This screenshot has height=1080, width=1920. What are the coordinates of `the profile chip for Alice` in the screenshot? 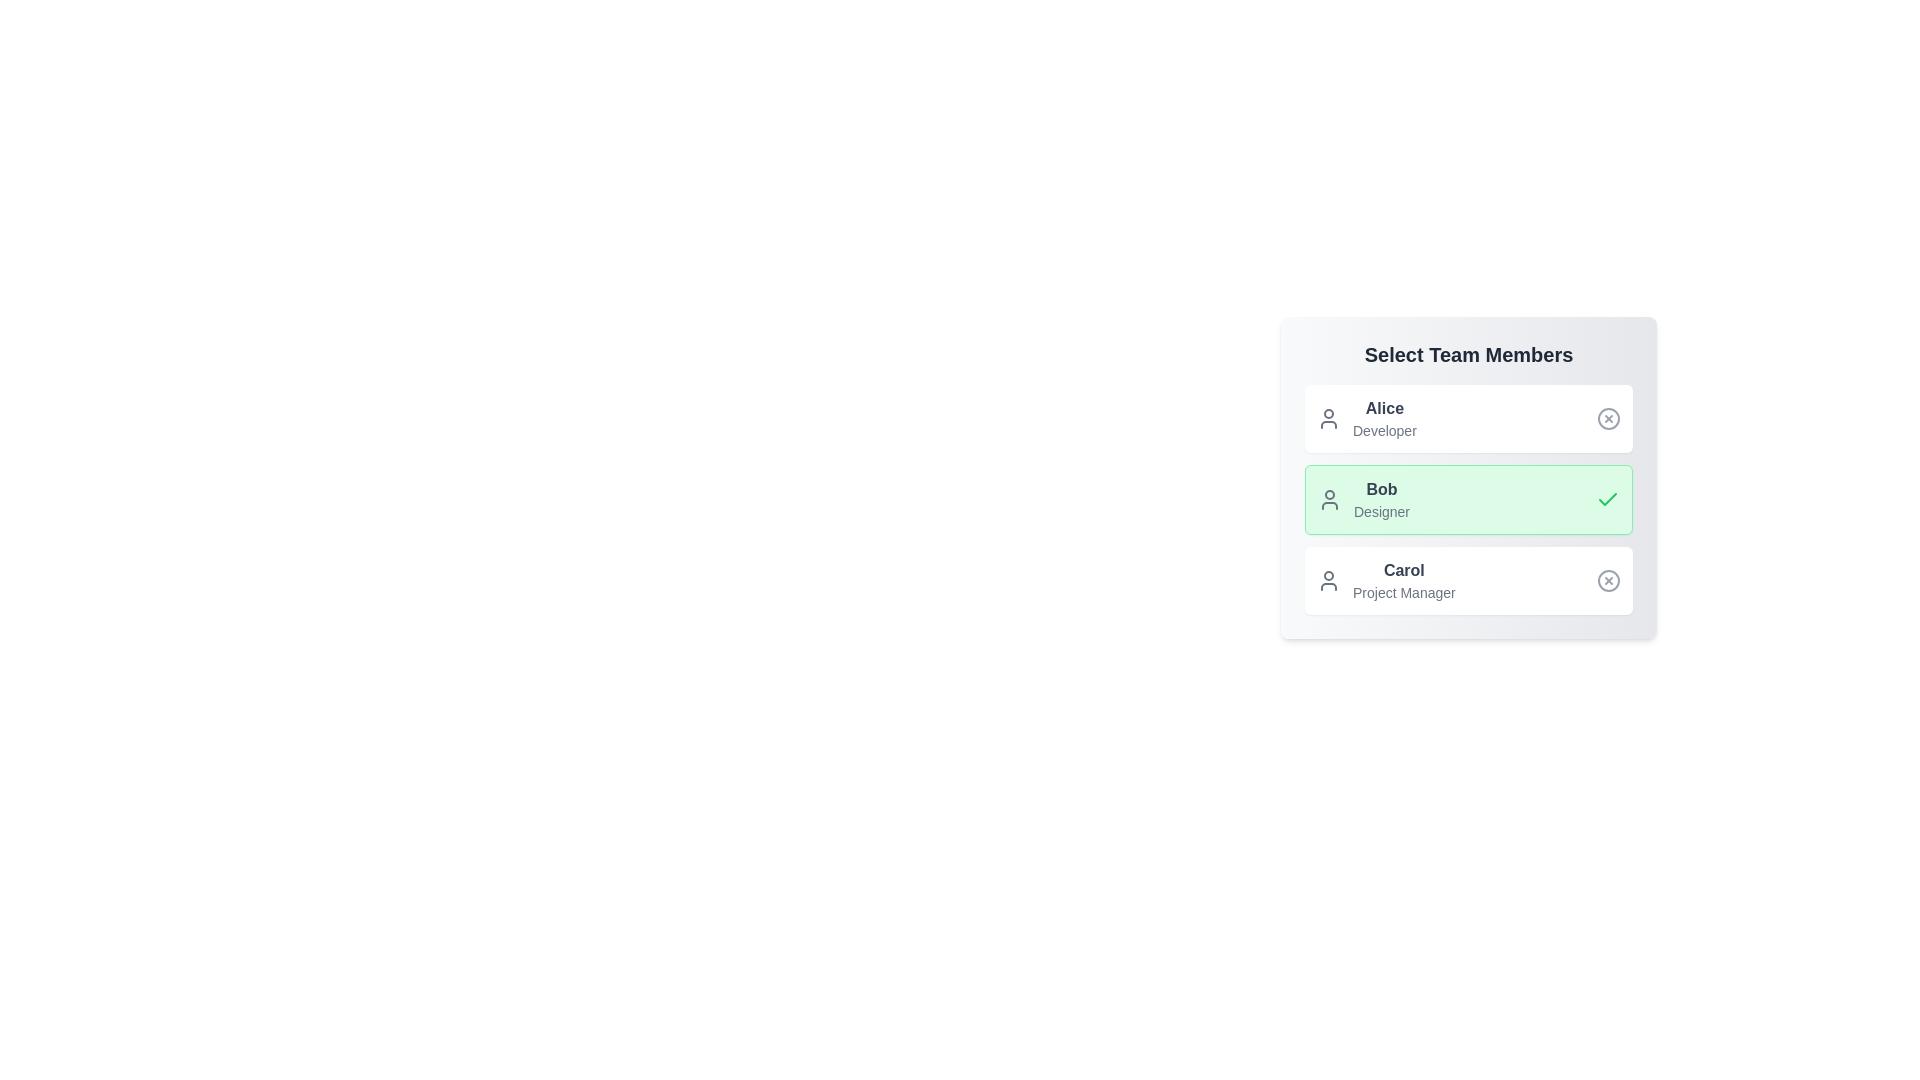 It's located at (1468, 418).